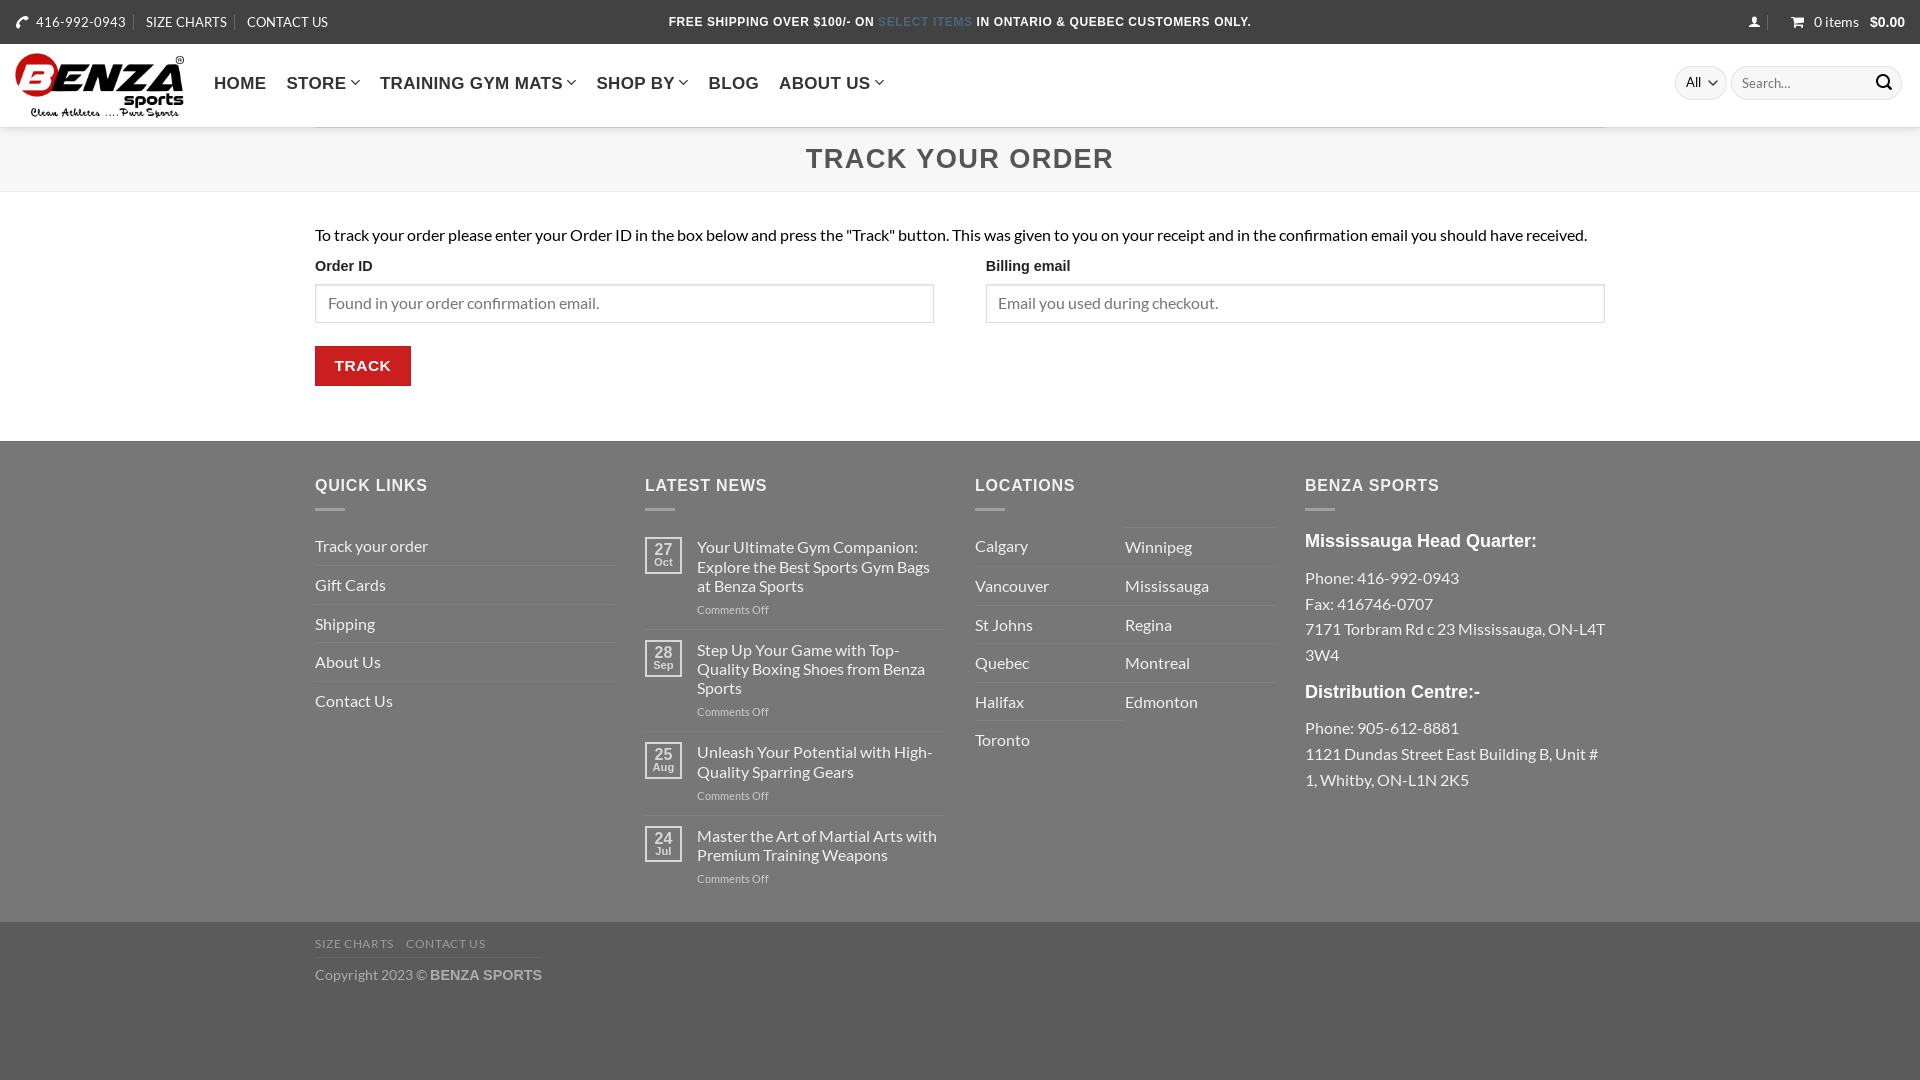 The width and height of the screenshot is (1920, 1080). What do you see at coordinates (1158, 547) in the screenshot?
I see `'Winnipeg'` at bounding box center [1158, 547].